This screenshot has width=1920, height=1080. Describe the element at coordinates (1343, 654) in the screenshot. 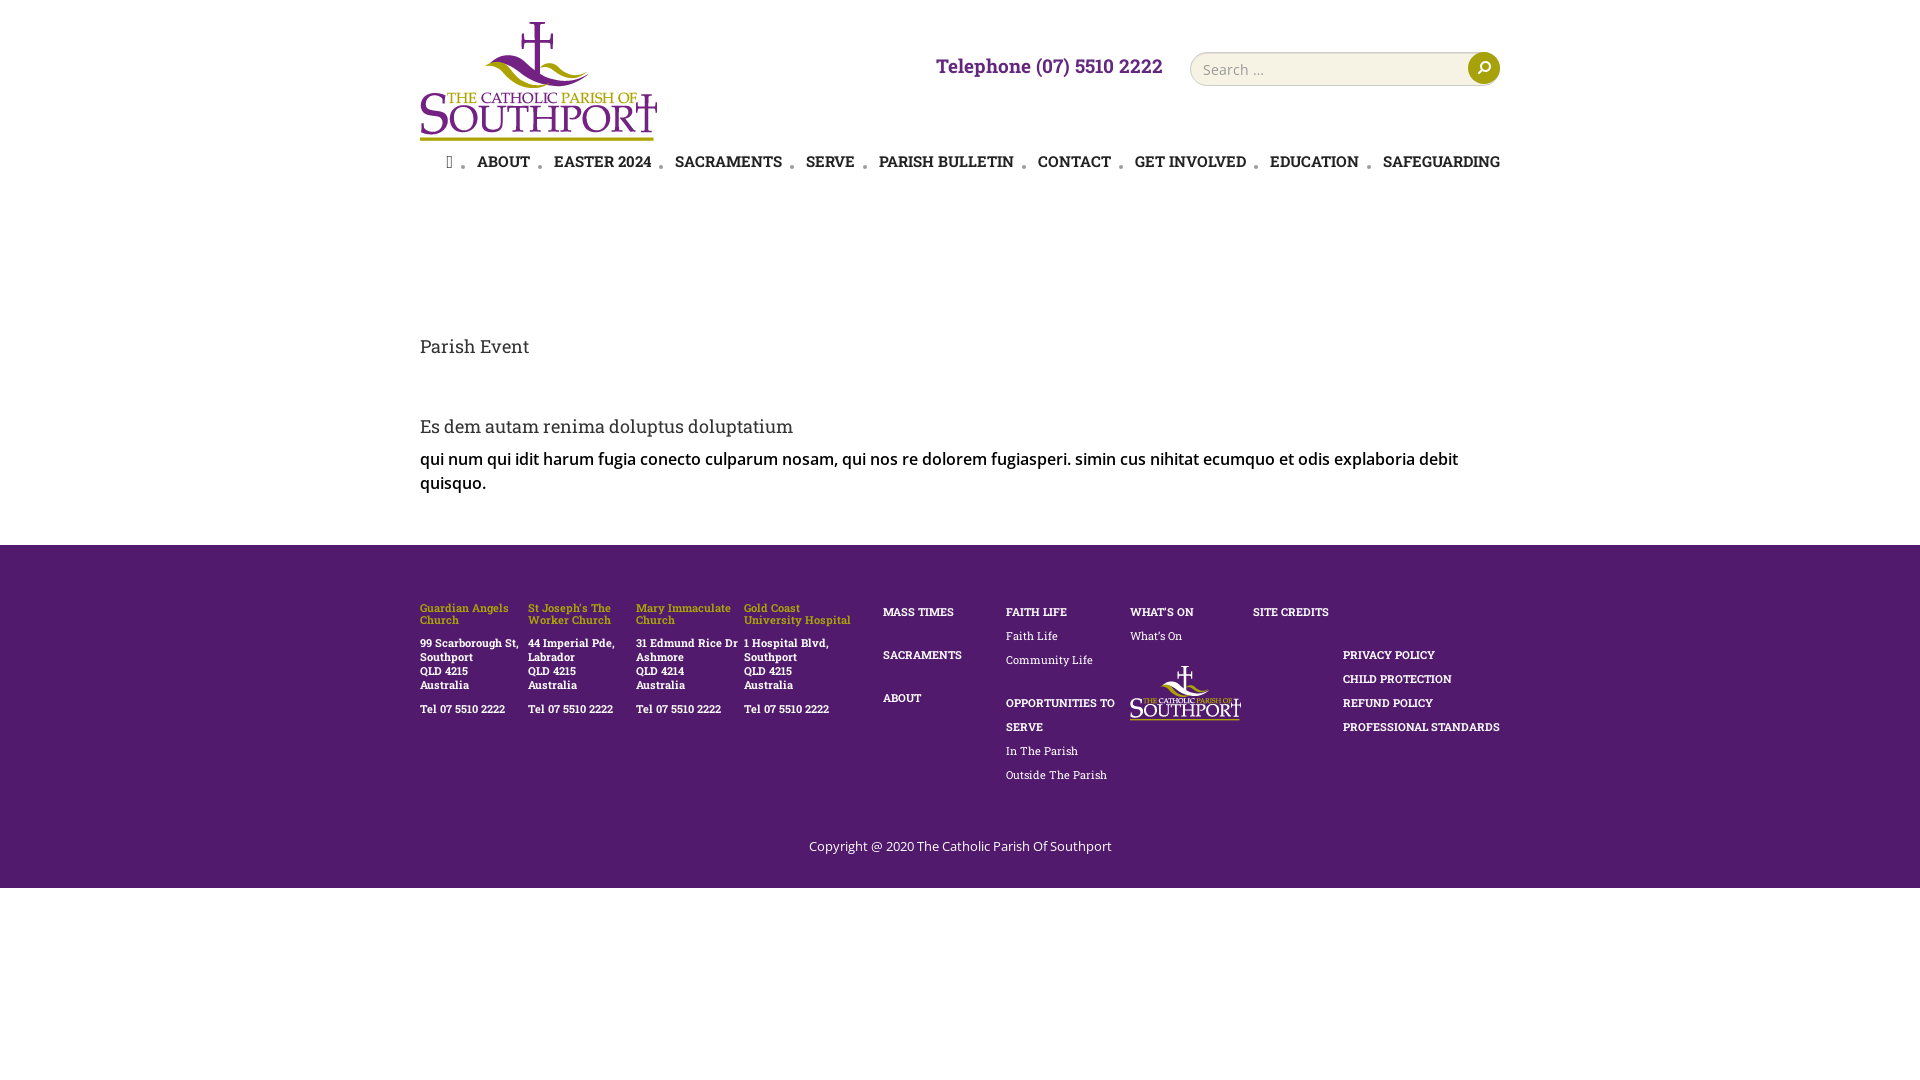

I see `'PRIVACY POLICY'` at that location.